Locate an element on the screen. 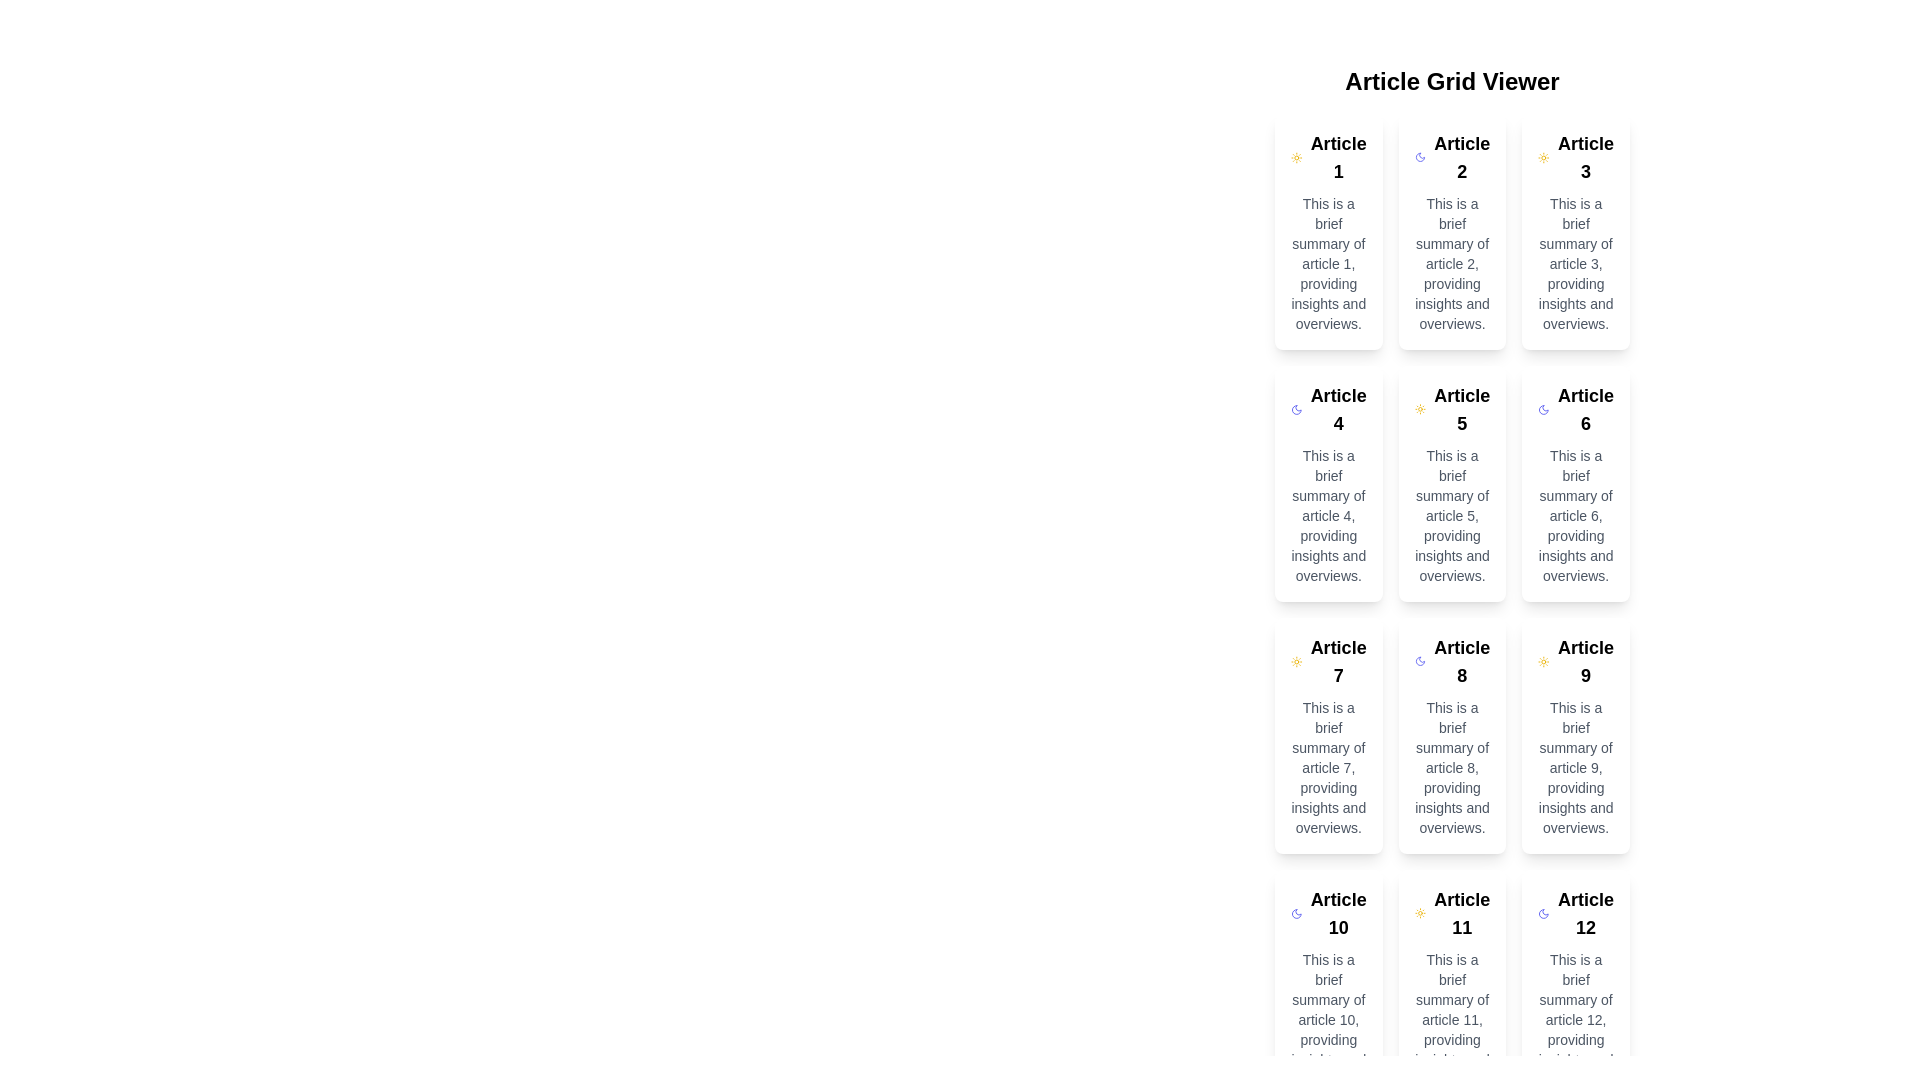 This screenshot has width=1920, height=1080. the fifth card in the grid layout, which has a white background, rounded corners, and contains a title and a sun icon is located at coordinates (1452, 483).